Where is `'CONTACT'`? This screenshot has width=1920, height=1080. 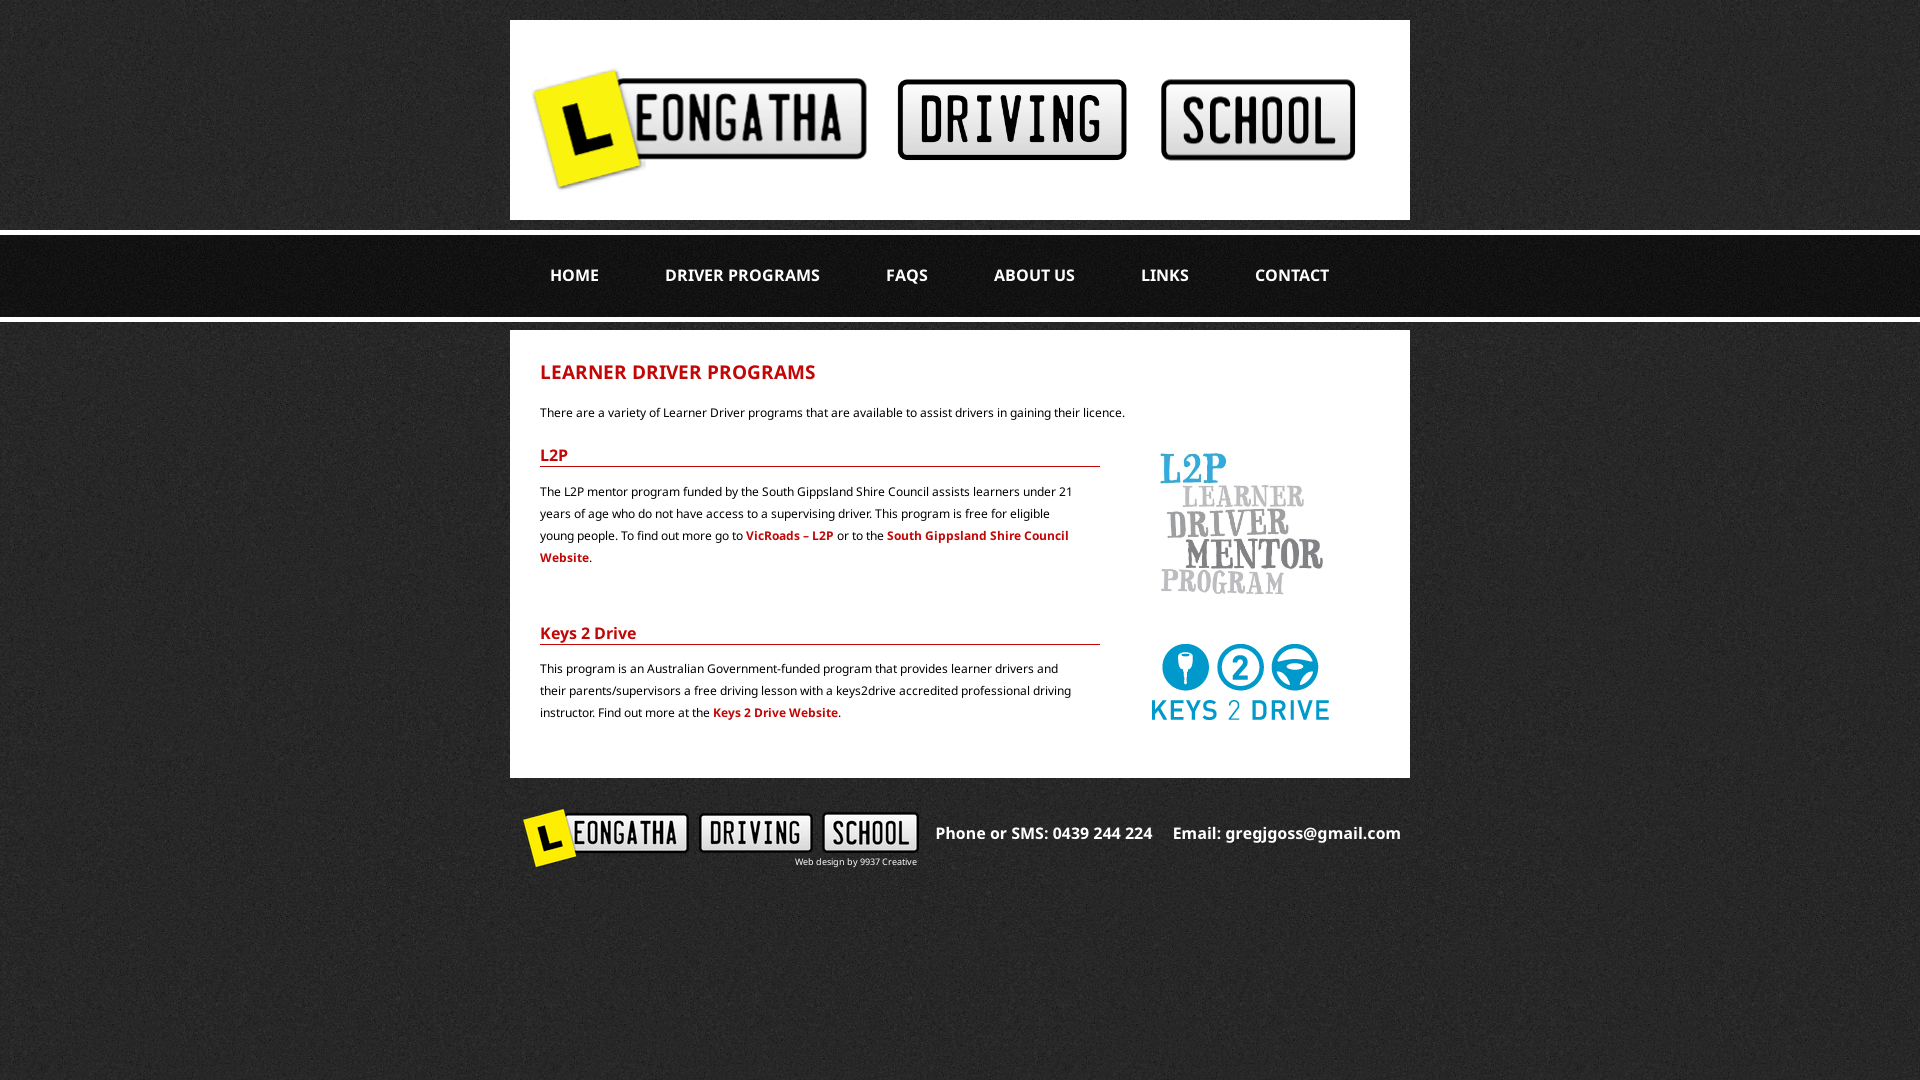
'CONTACT' is located at coordinates (1291, 274).